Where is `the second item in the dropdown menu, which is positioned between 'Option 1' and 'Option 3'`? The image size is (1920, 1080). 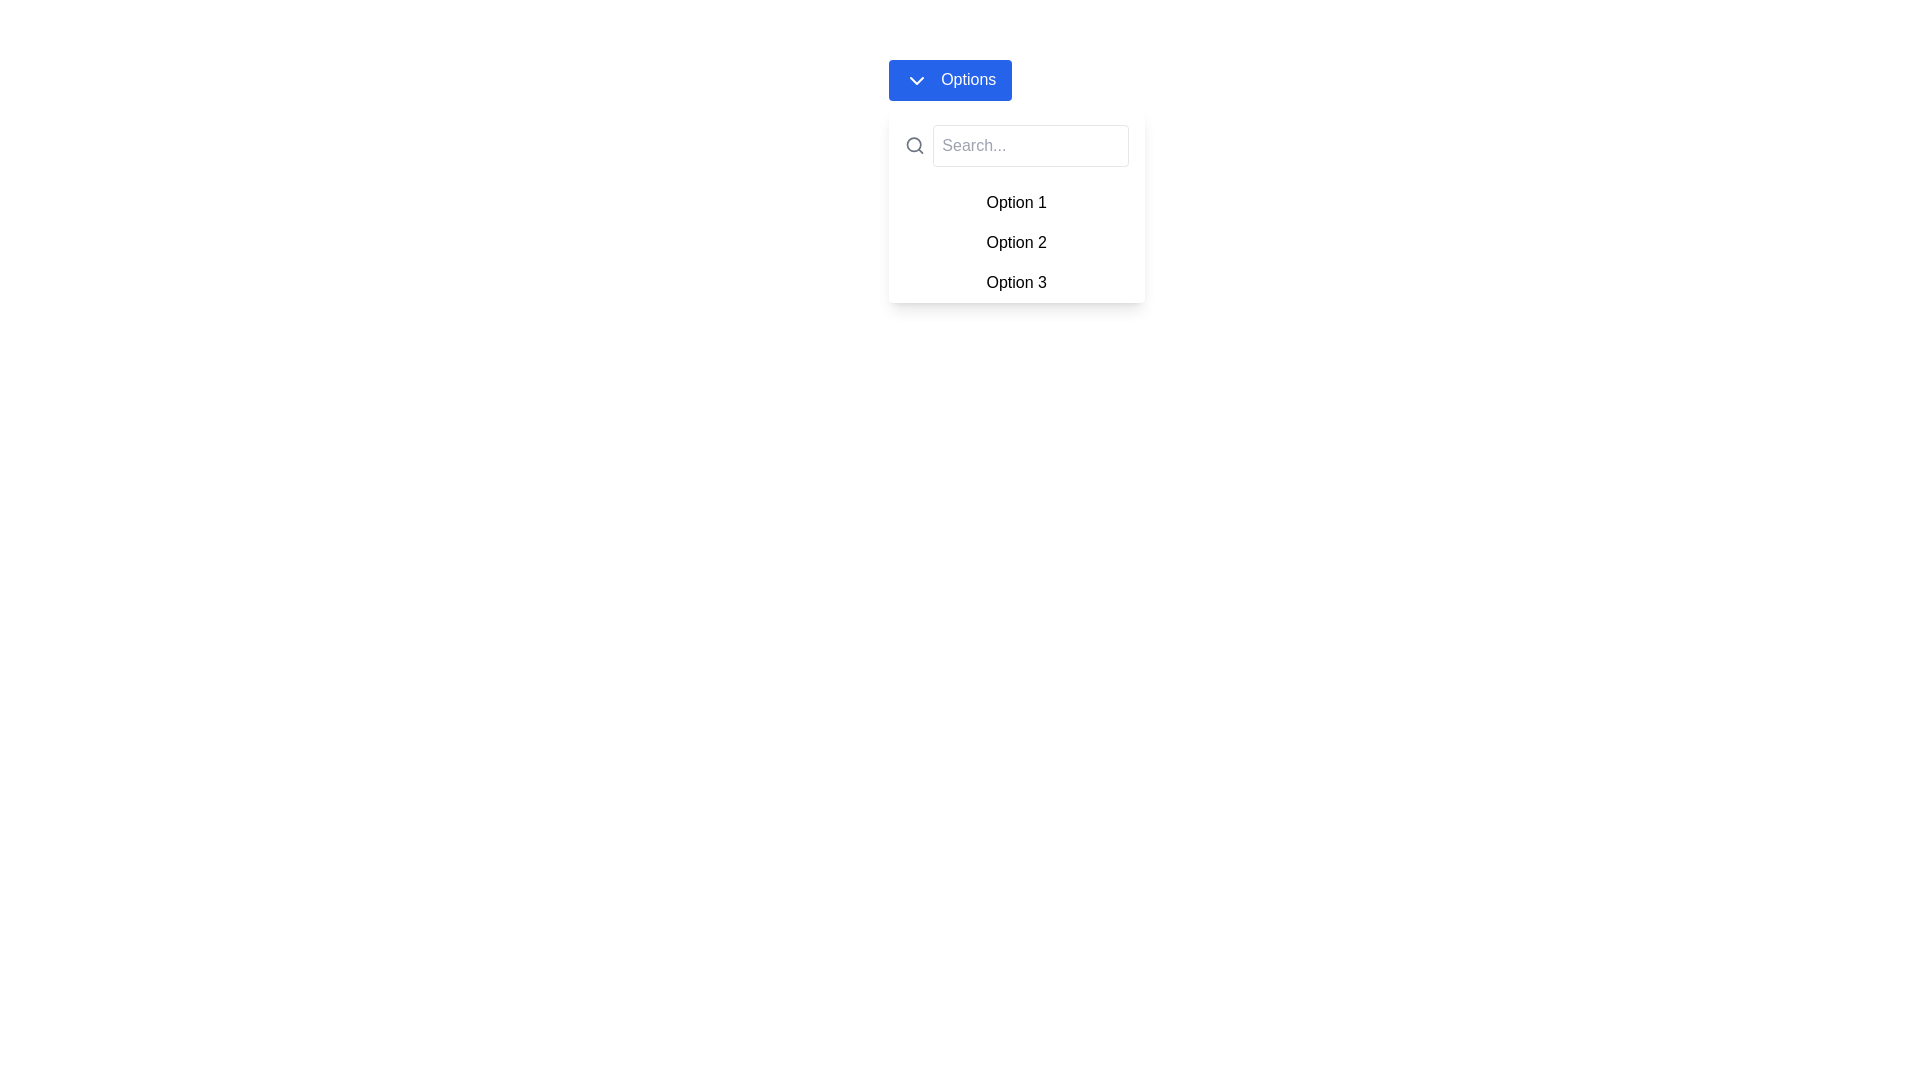
the second item in the dropdown menu, which is positioned between 'Option 1' and 'Option 3' is located at coordinates (1016, 241).